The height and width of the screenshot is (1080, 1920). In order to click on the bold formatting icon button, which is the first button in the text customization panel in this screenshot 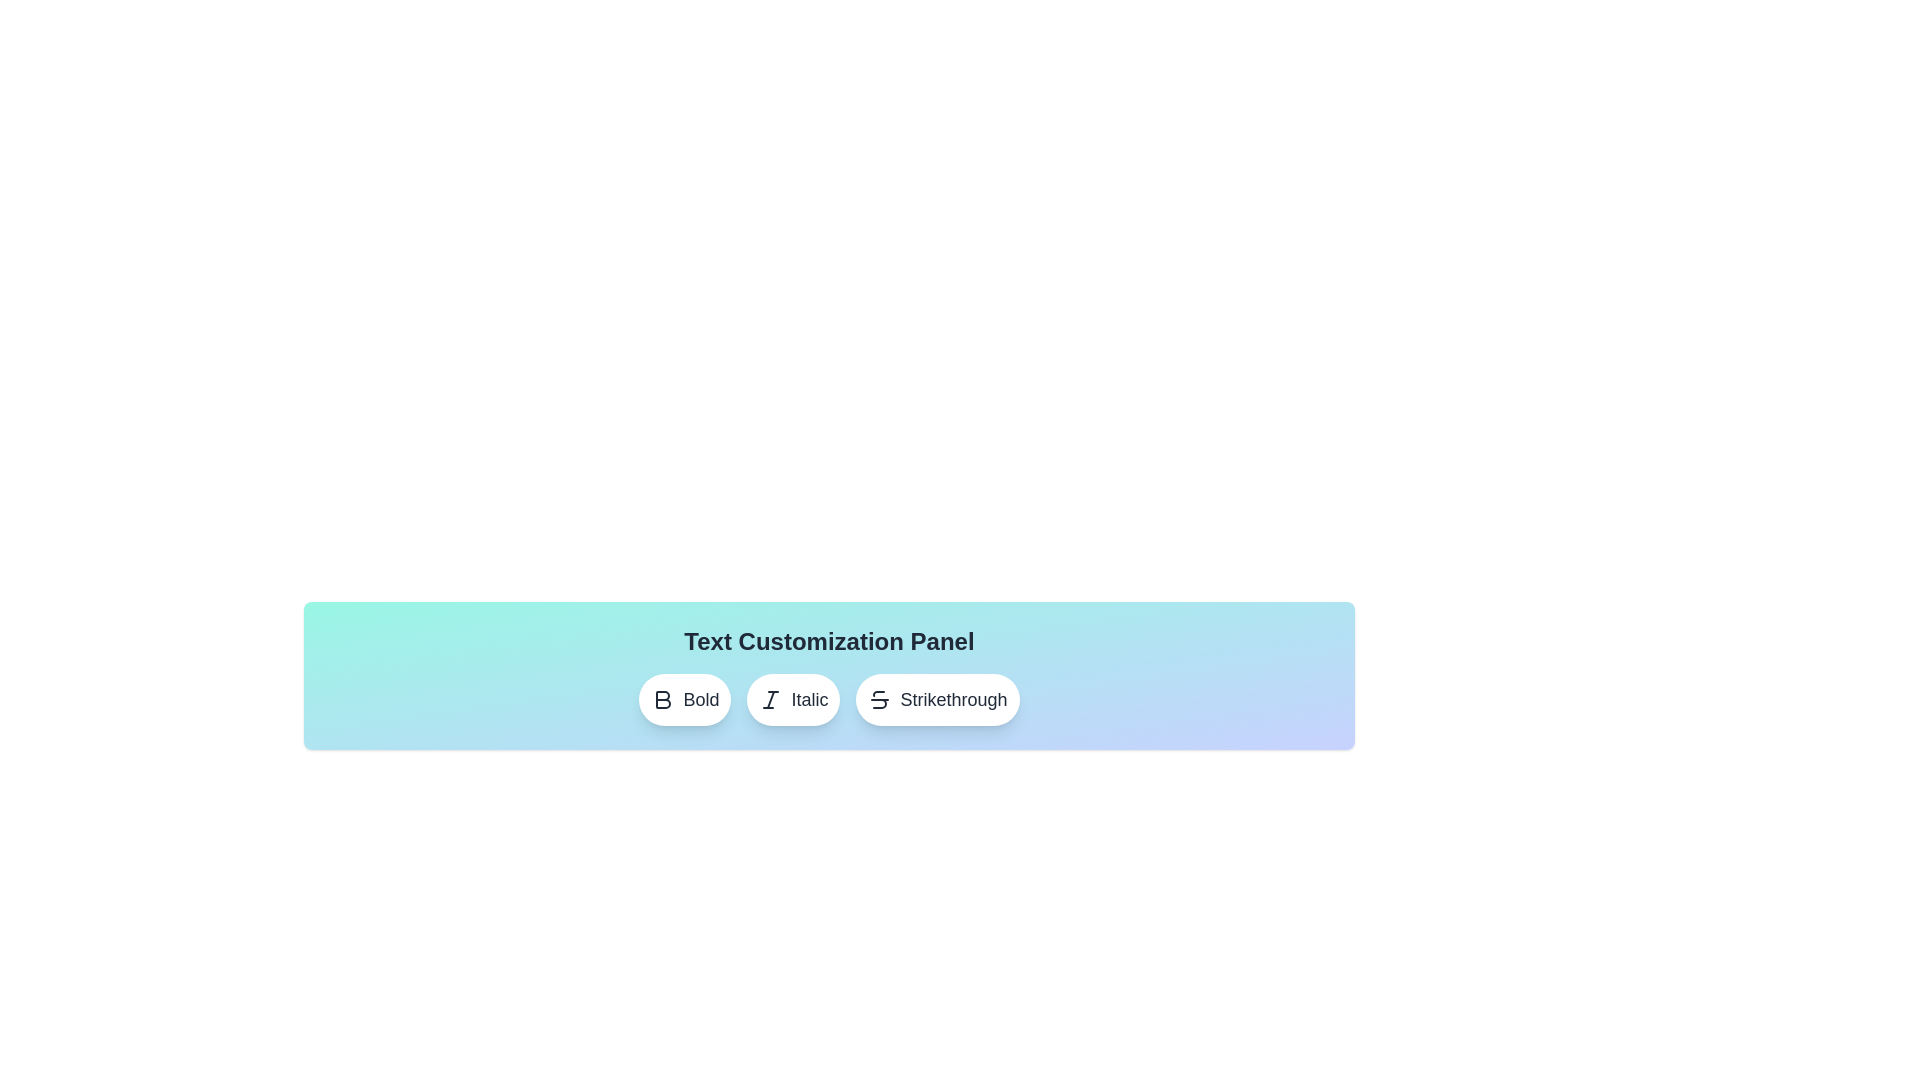, I will do `click(663, 698)`.